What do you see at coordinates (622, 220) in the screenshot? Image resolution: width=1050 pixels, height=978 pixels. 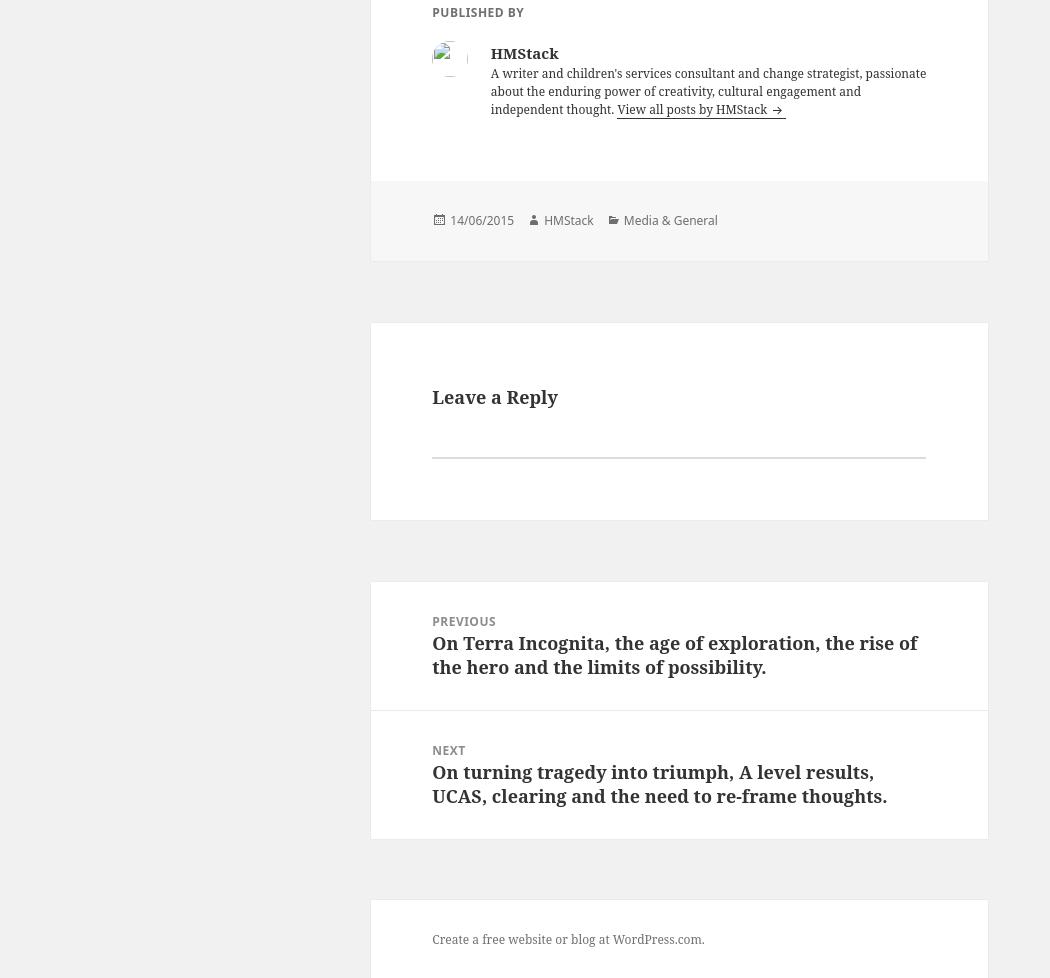 I see `'Media & General'` at bounding box center [622, 220].